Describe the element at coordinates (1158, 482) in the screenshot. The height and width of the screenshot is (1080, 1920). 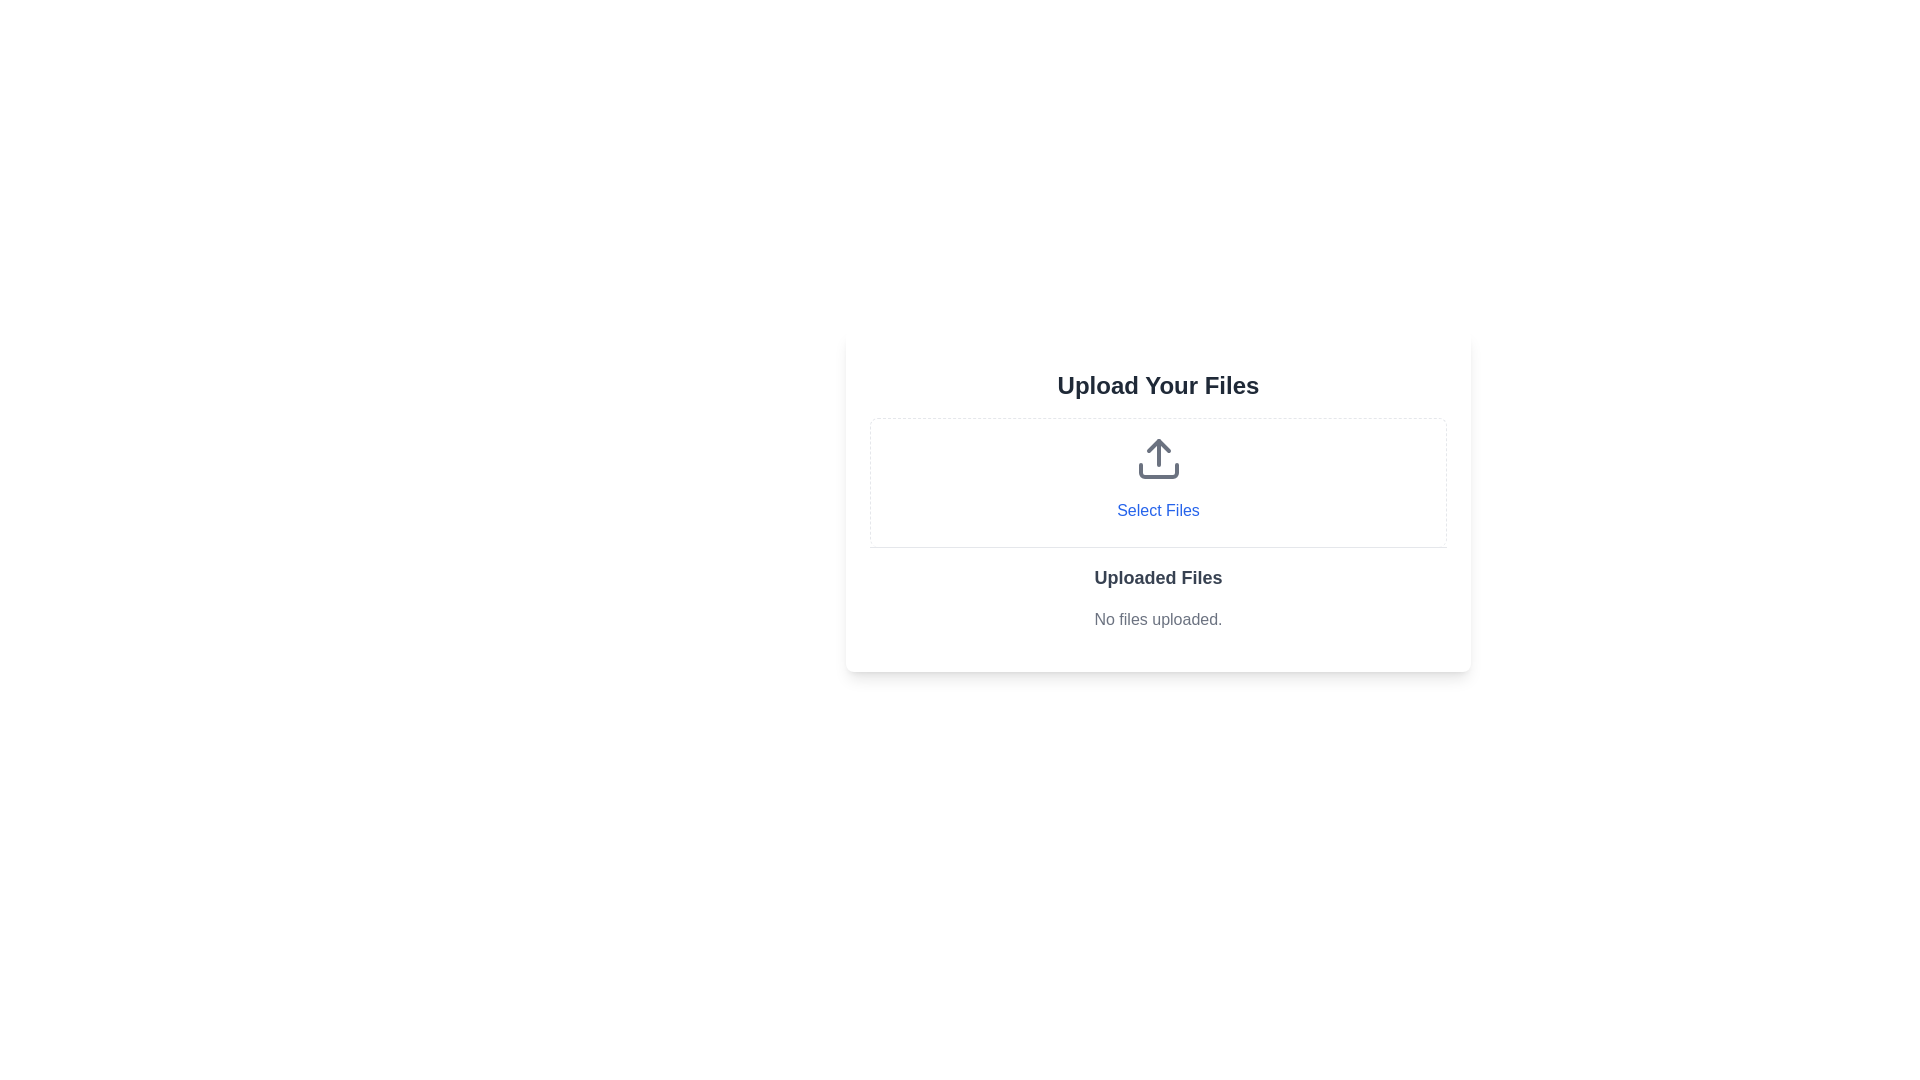
I see `the interactive file selection area with an upload icon` at that location.